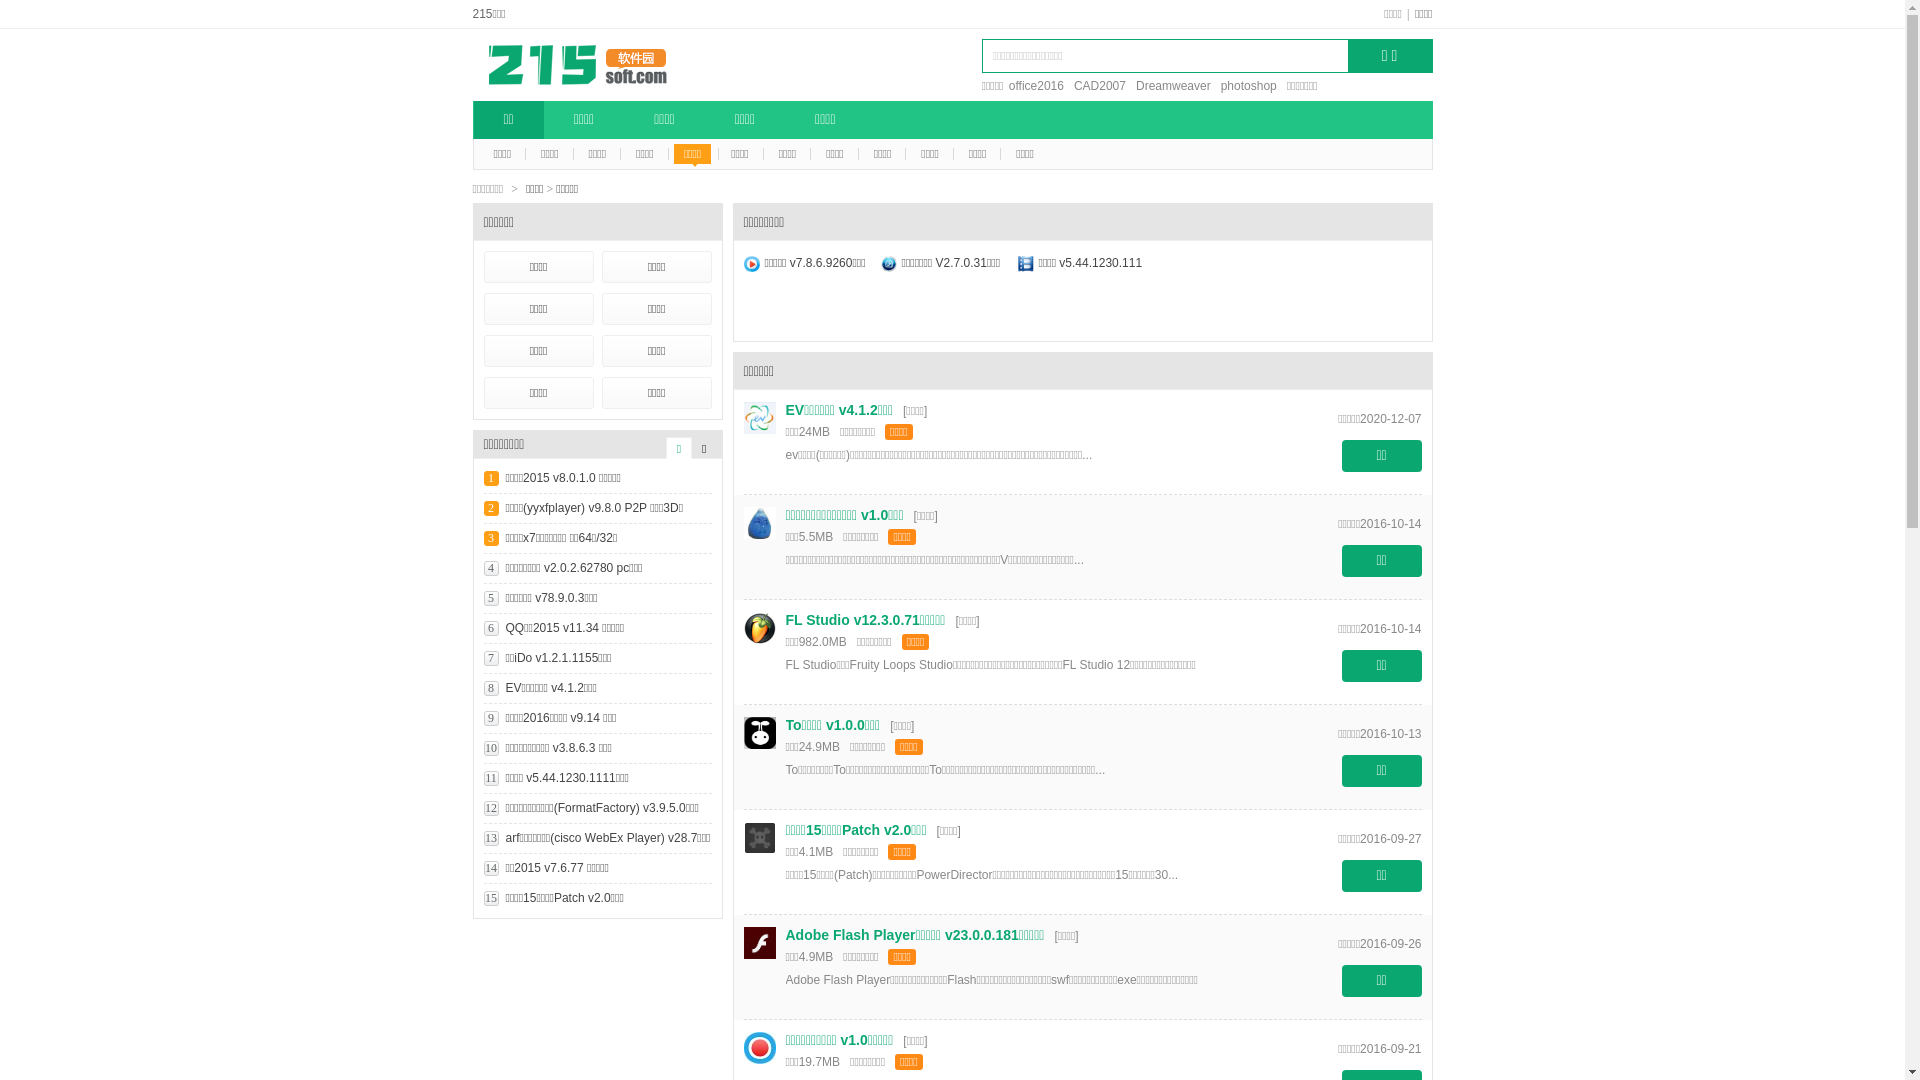 The image size is (1920, 1080). Describe the element at coordinates (1036, 84) in the screenshot. I see `'office2016'` at that location.